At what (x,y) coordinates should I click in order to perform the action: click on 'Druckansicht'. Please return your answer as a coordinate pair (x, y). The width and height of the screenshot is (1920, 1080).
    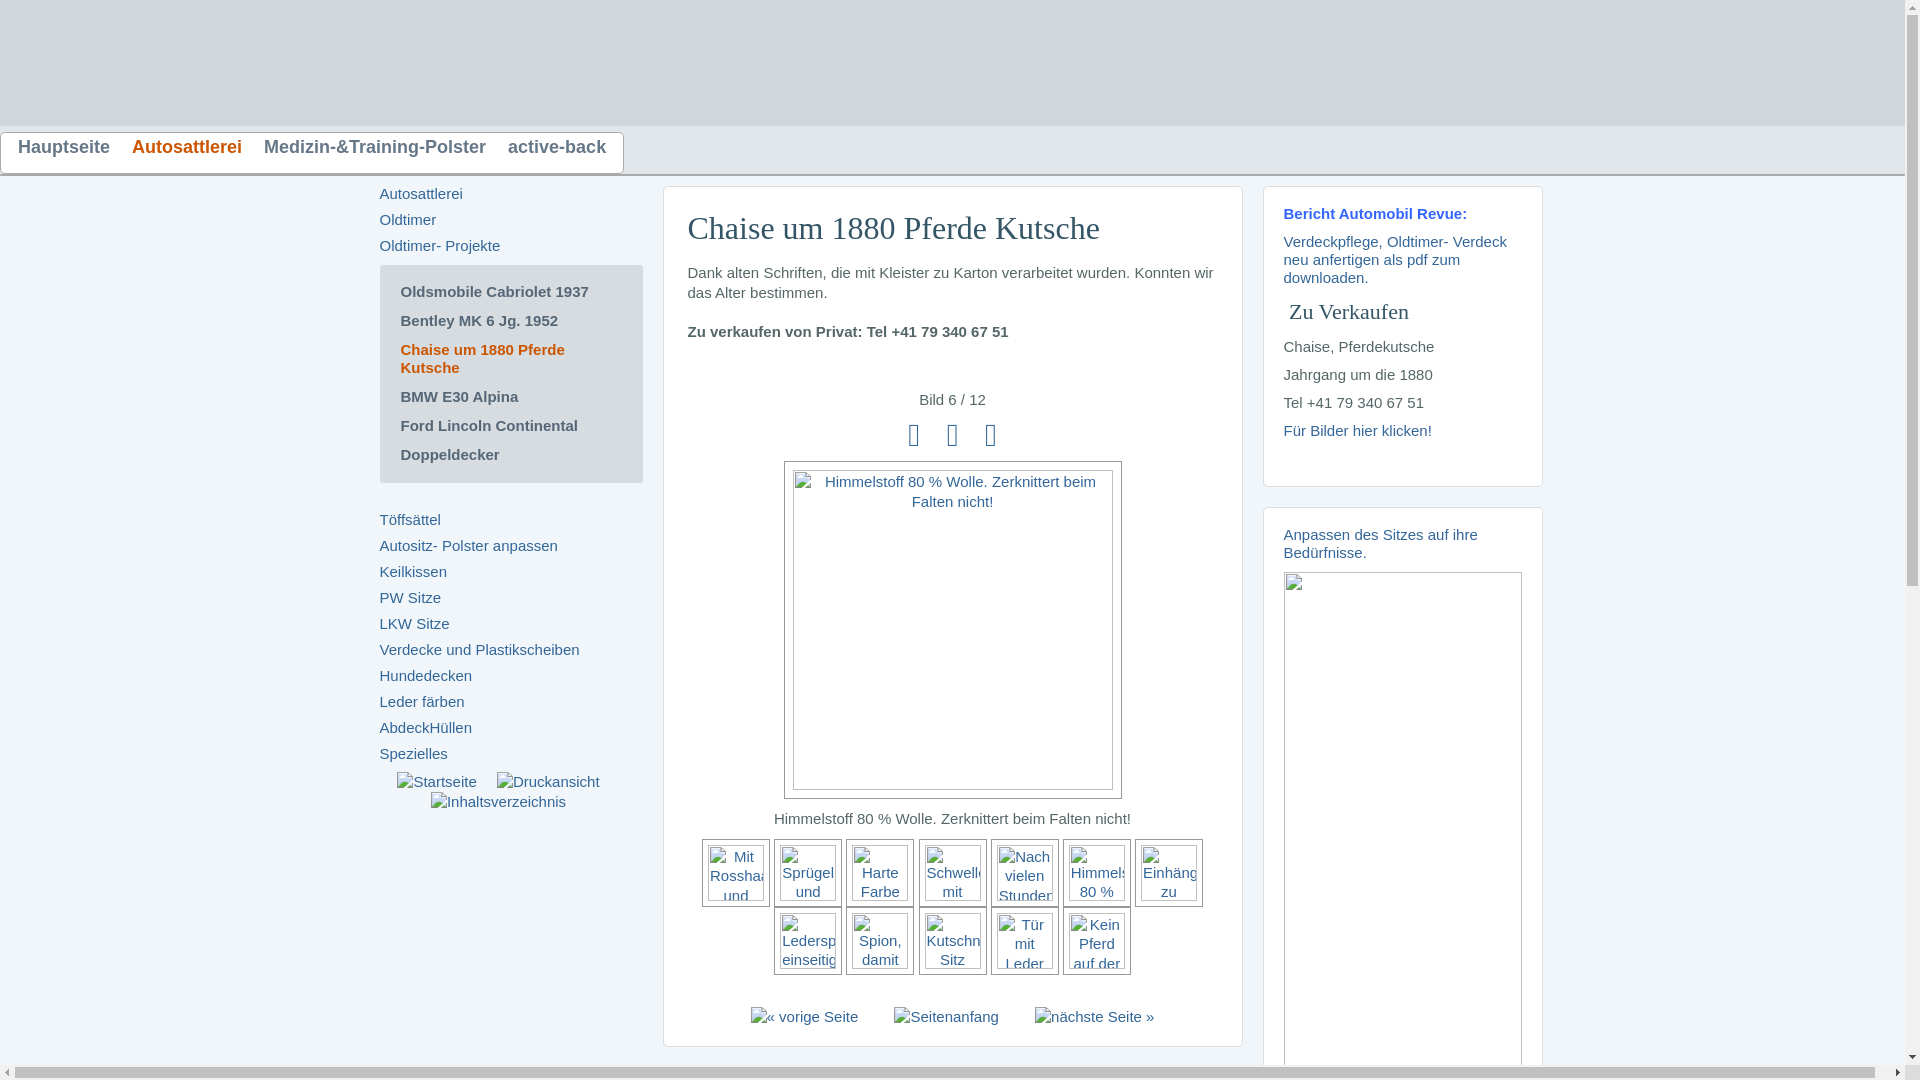
    Looking at the image, I should click on (548, 781).